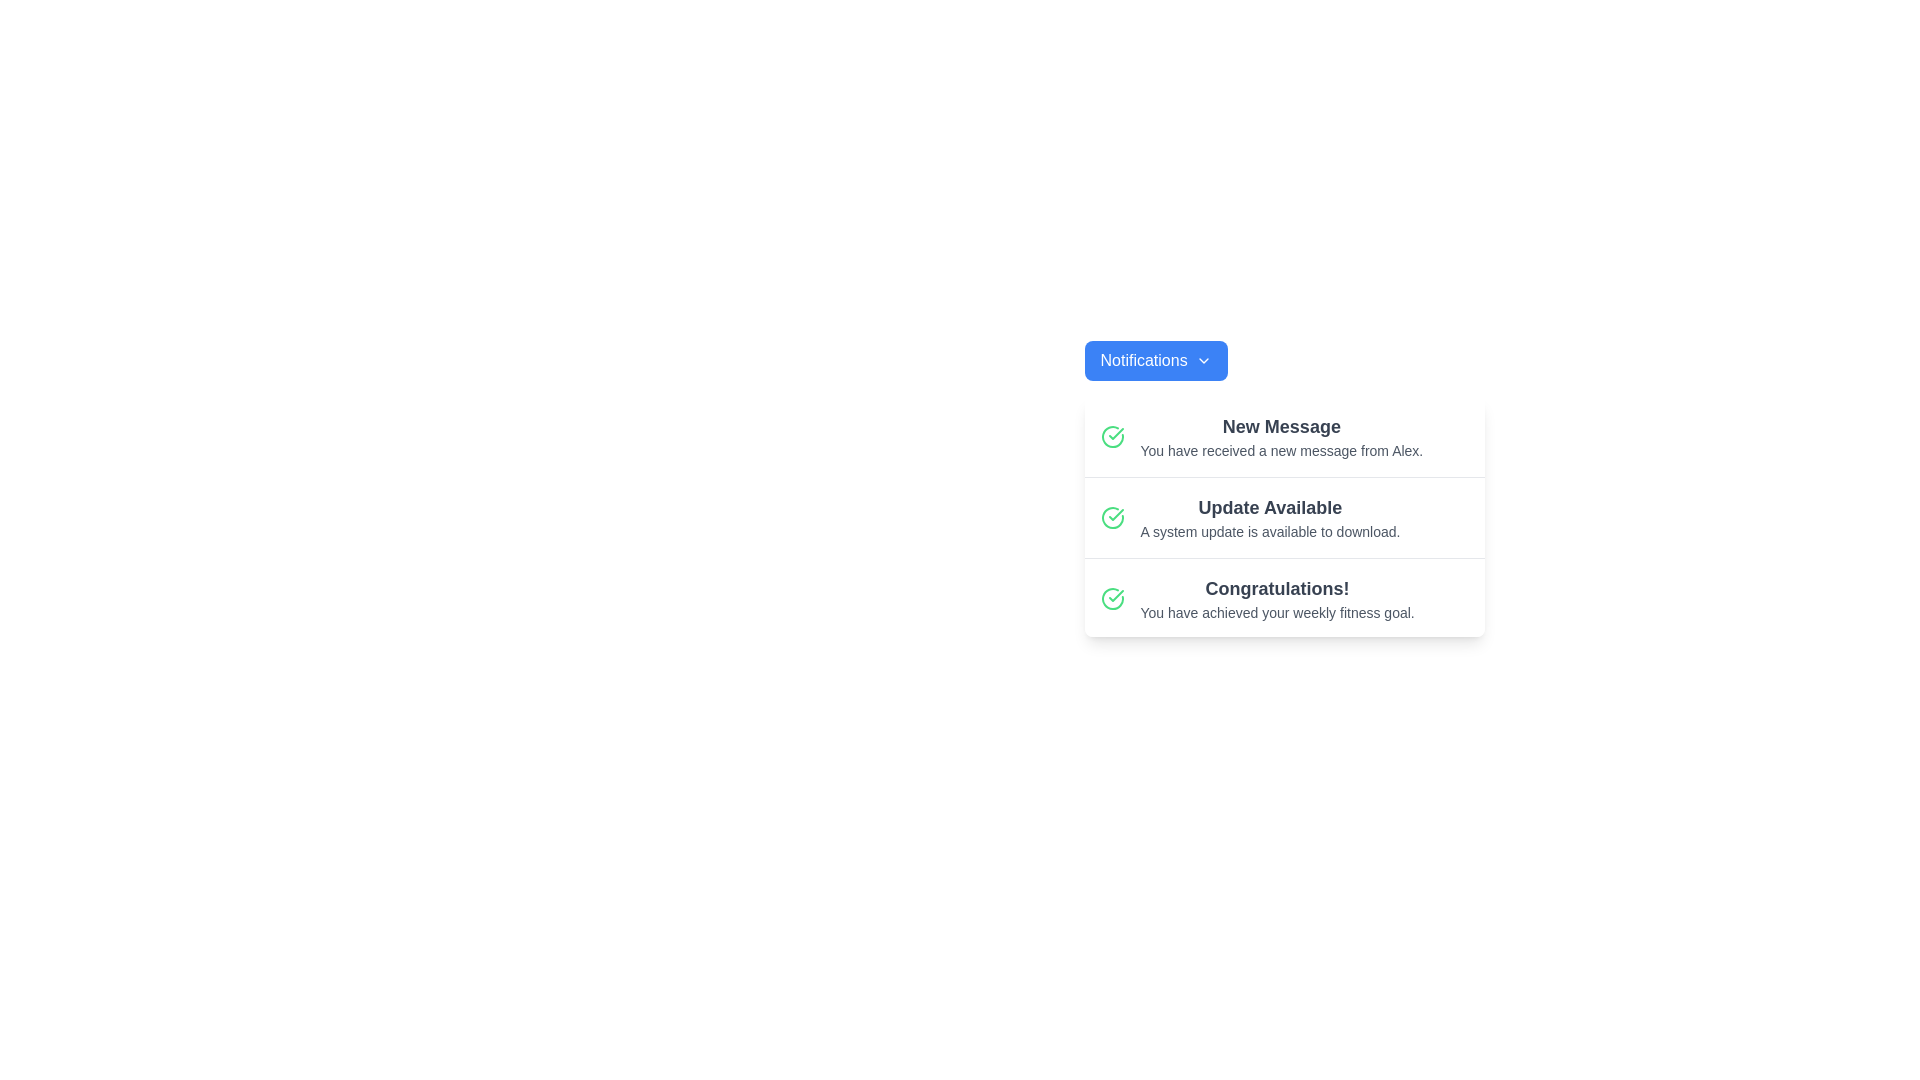 Image resolution: width=1920 pixels, height=1080 pixels. I want to click on the notification item displaying a new message received from Alex in the Notifications panel to read the message content, so click(1281, 435).